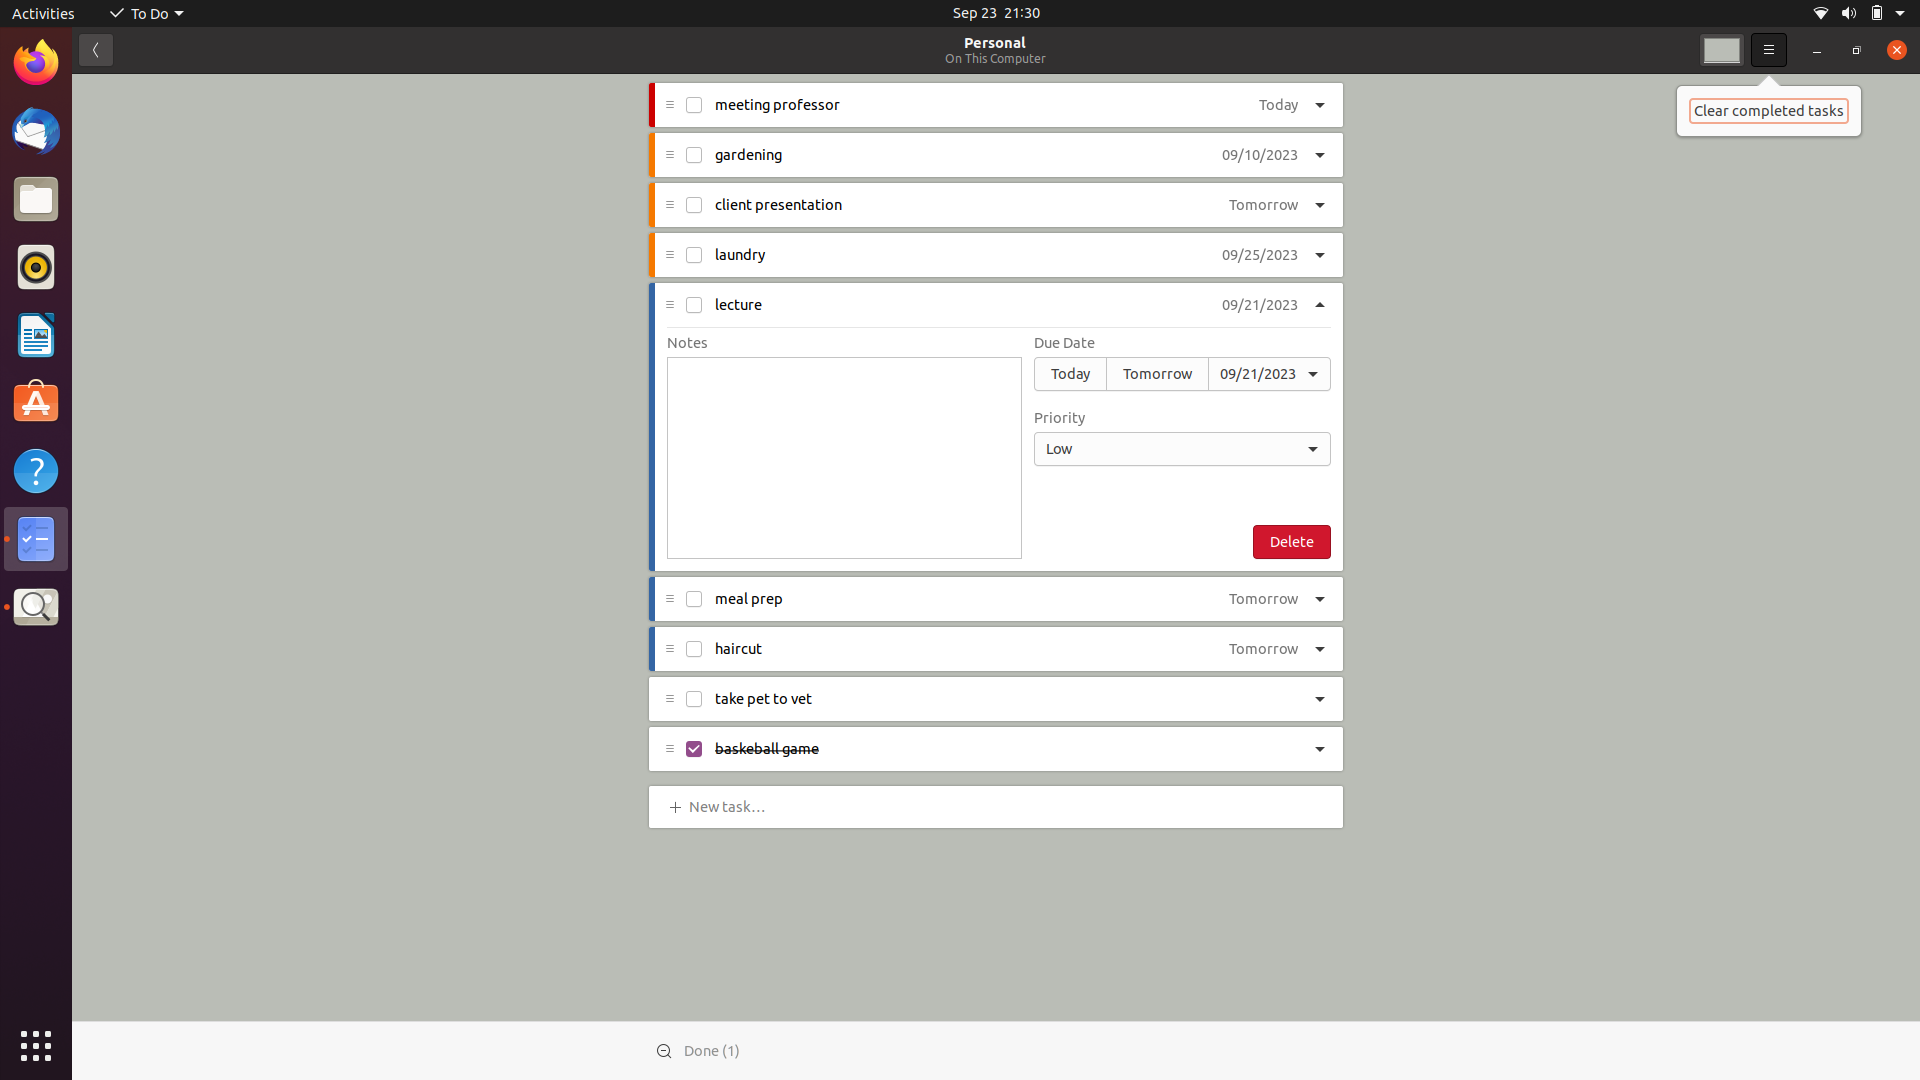 This screenshot has width=1920, height=1080. I want to click on Mark "meal prep" task as completed, so click(694, 600).